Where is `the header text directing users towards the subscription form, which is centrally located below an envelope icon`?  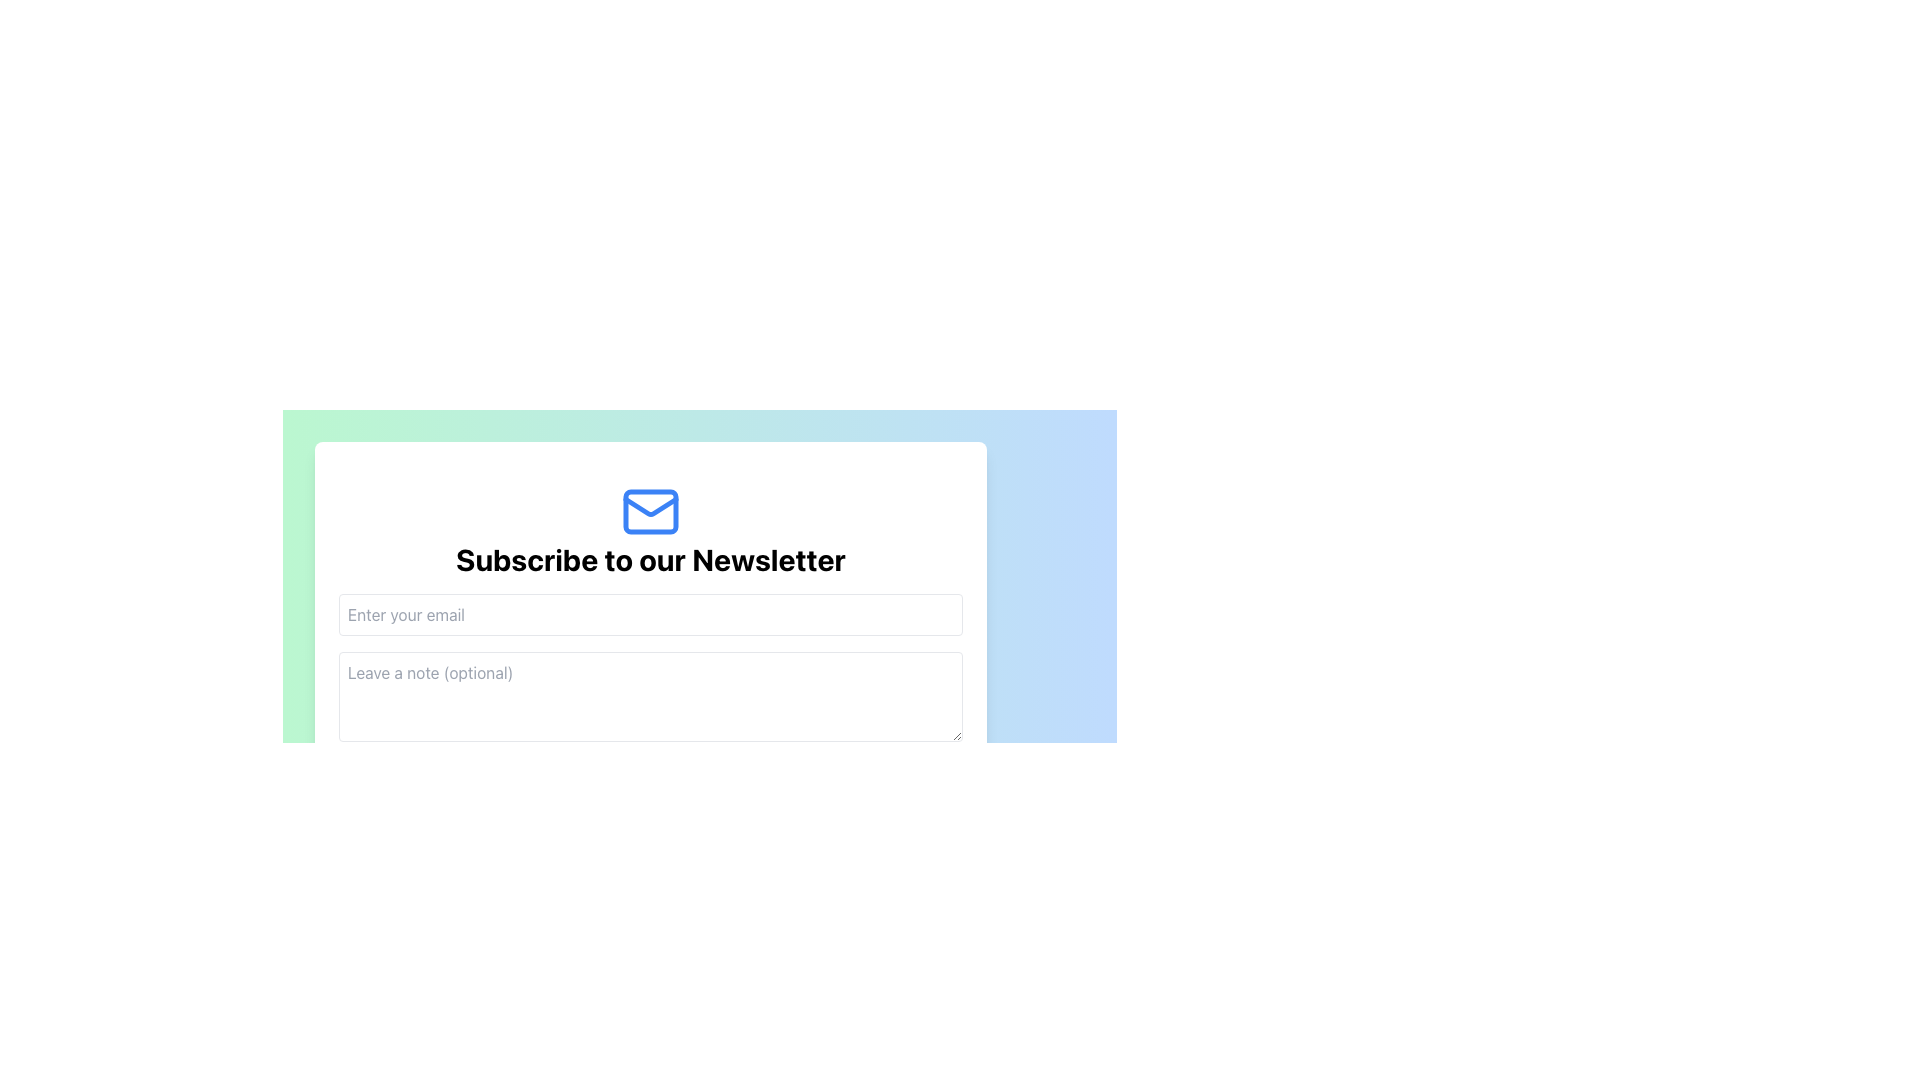 the header text directing users towards the subscription form, which is centrally located below an envelope icon is located at coordinates (651, 559).